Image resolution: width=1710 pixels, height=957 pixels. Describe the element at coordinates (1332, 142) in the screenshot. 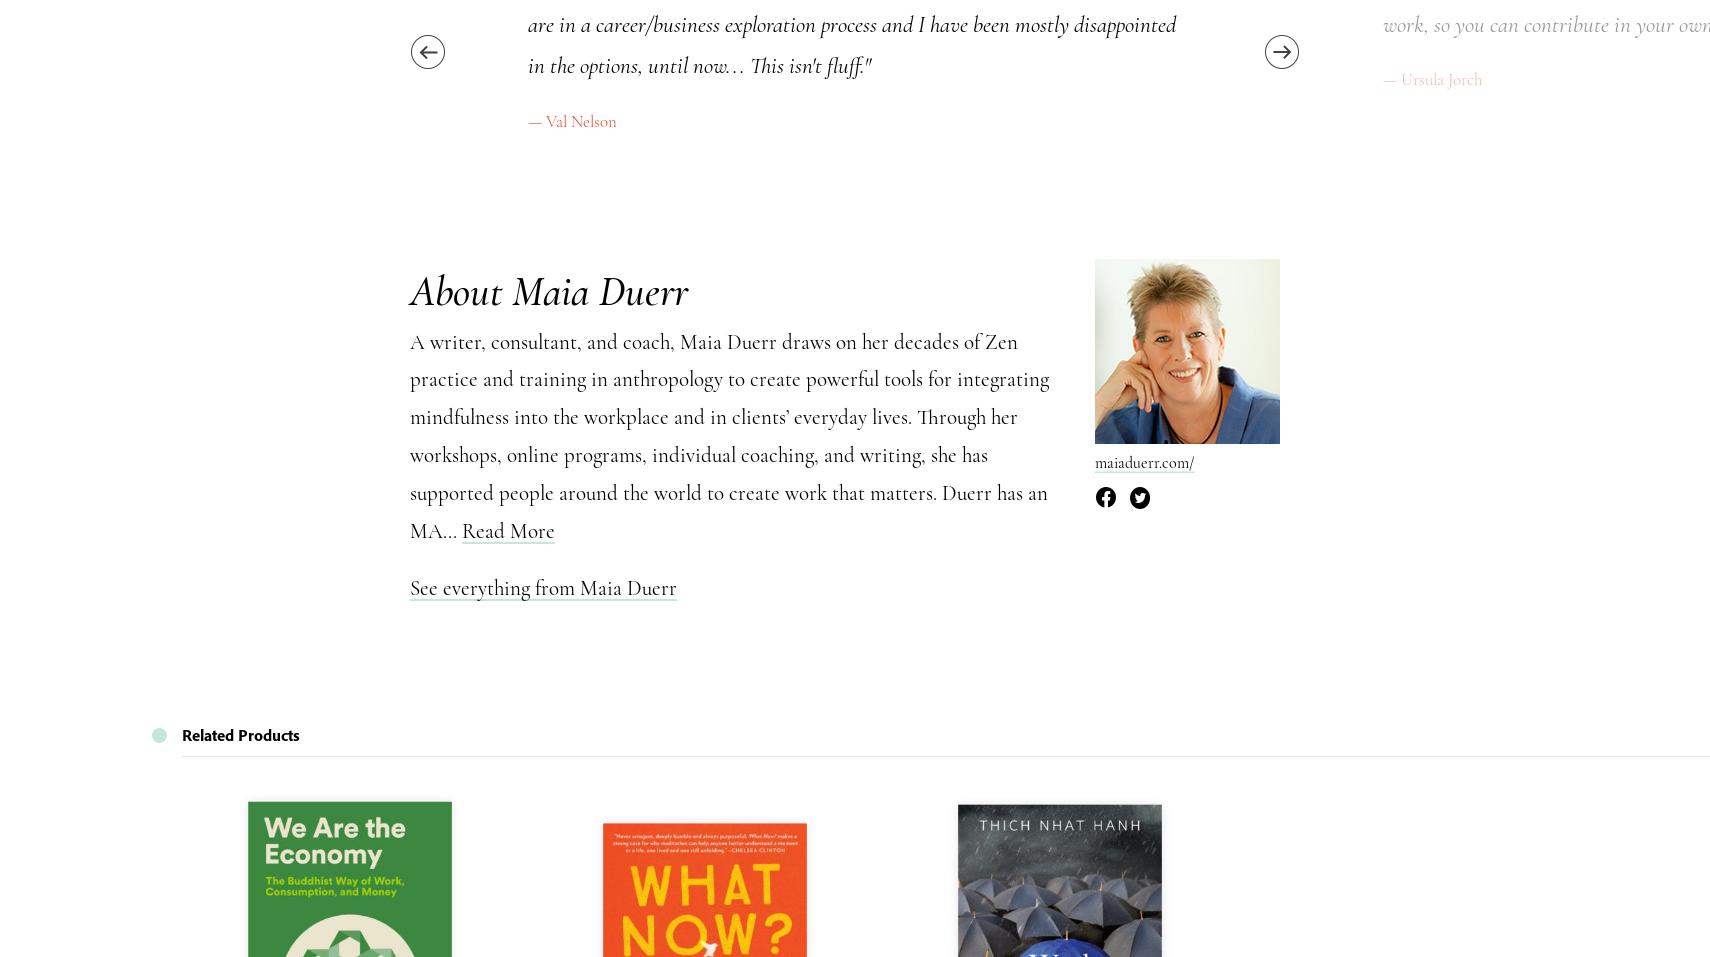

I see `'Hide'` at that location.